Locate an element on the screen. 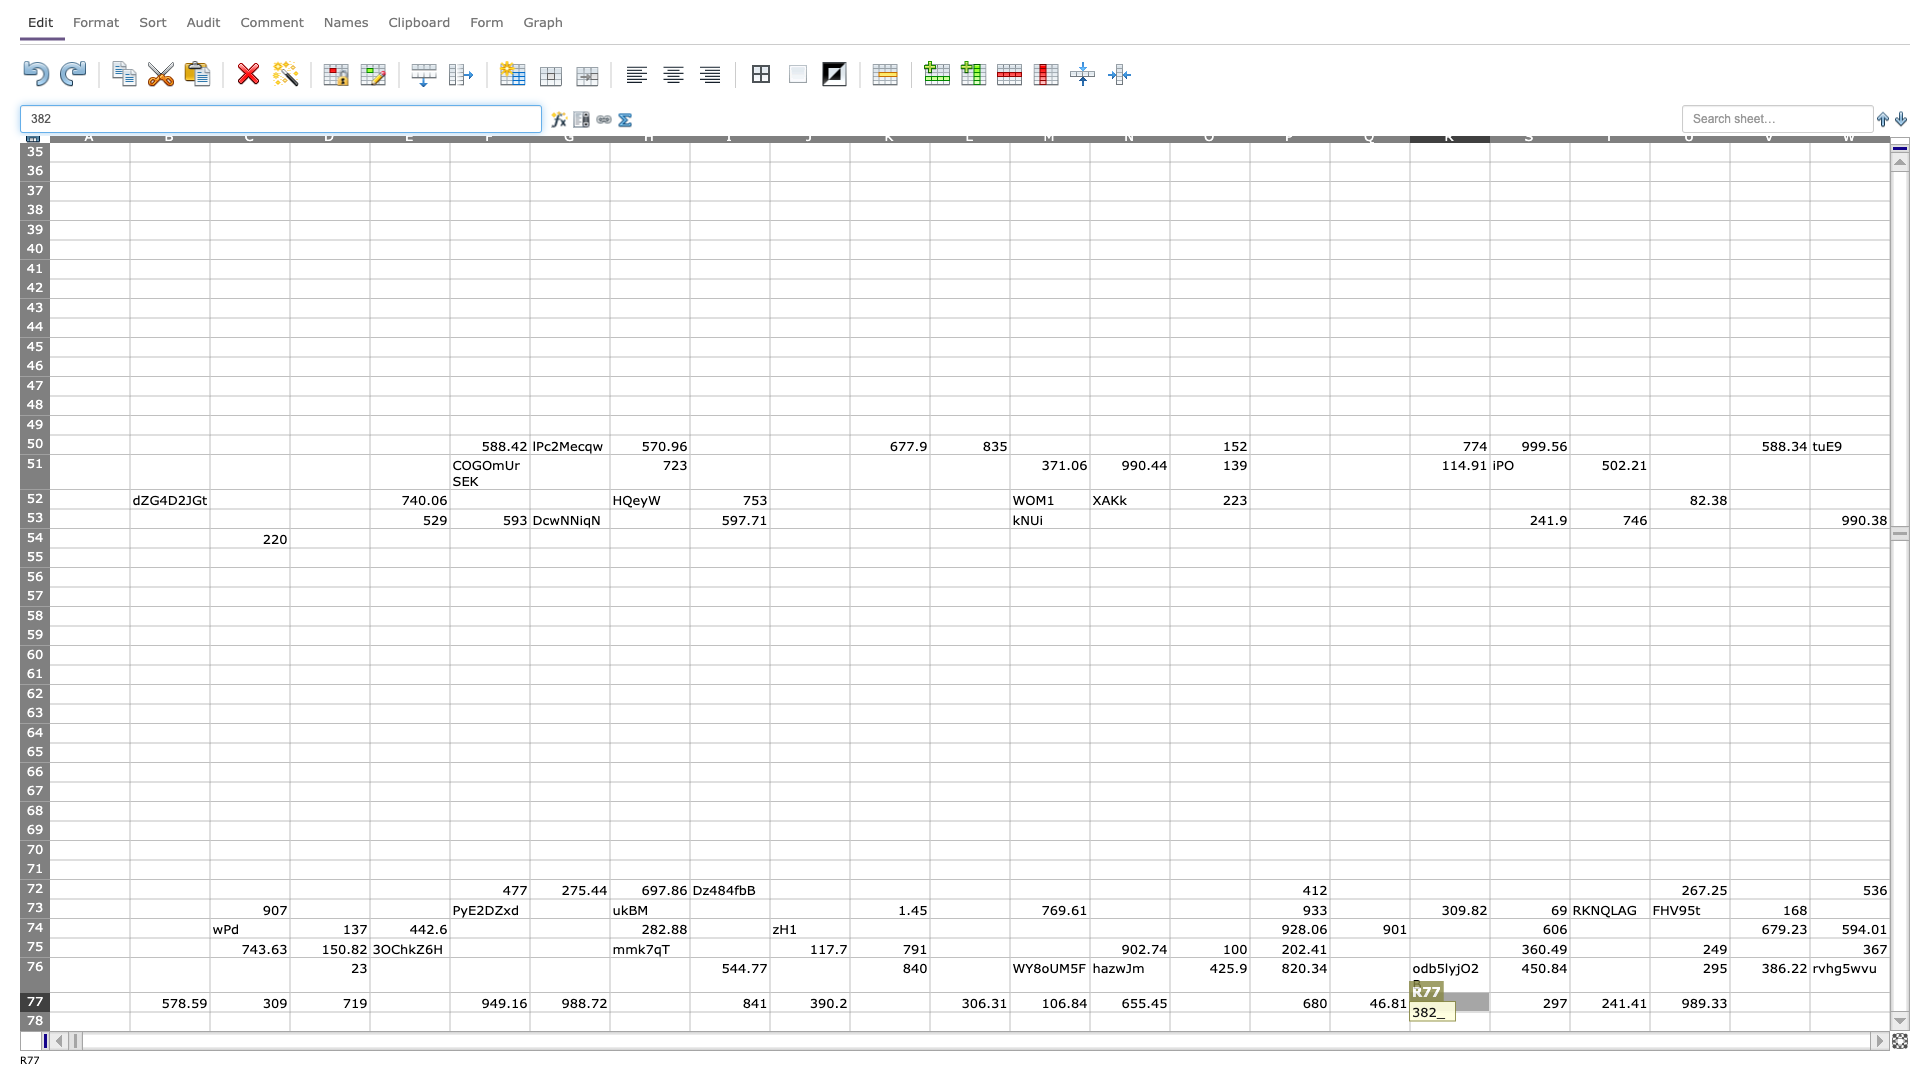 The width and height of the screenshot is (1920, 1080). top left corner of cell T78 is located at coordinates (1568, 1011).